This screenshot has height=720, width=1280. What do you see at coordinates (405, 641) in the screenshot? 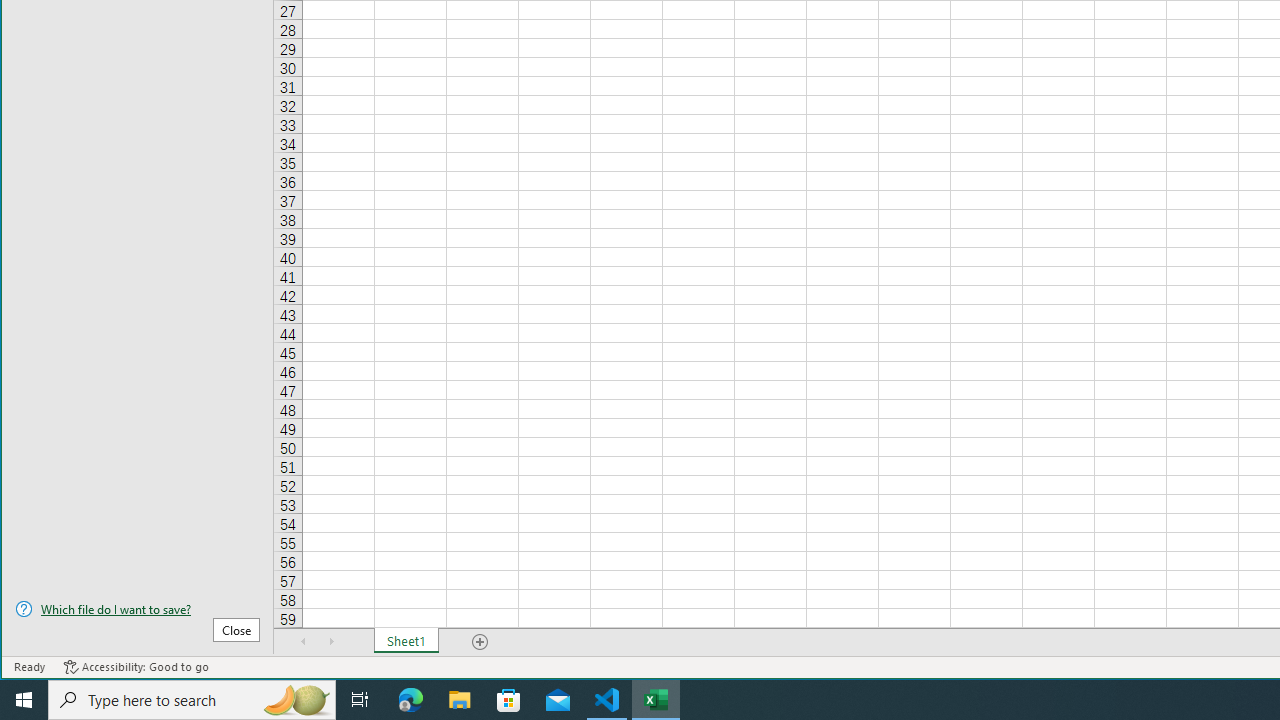
I see `'Sheet1'` at bounding box center [405, 641].